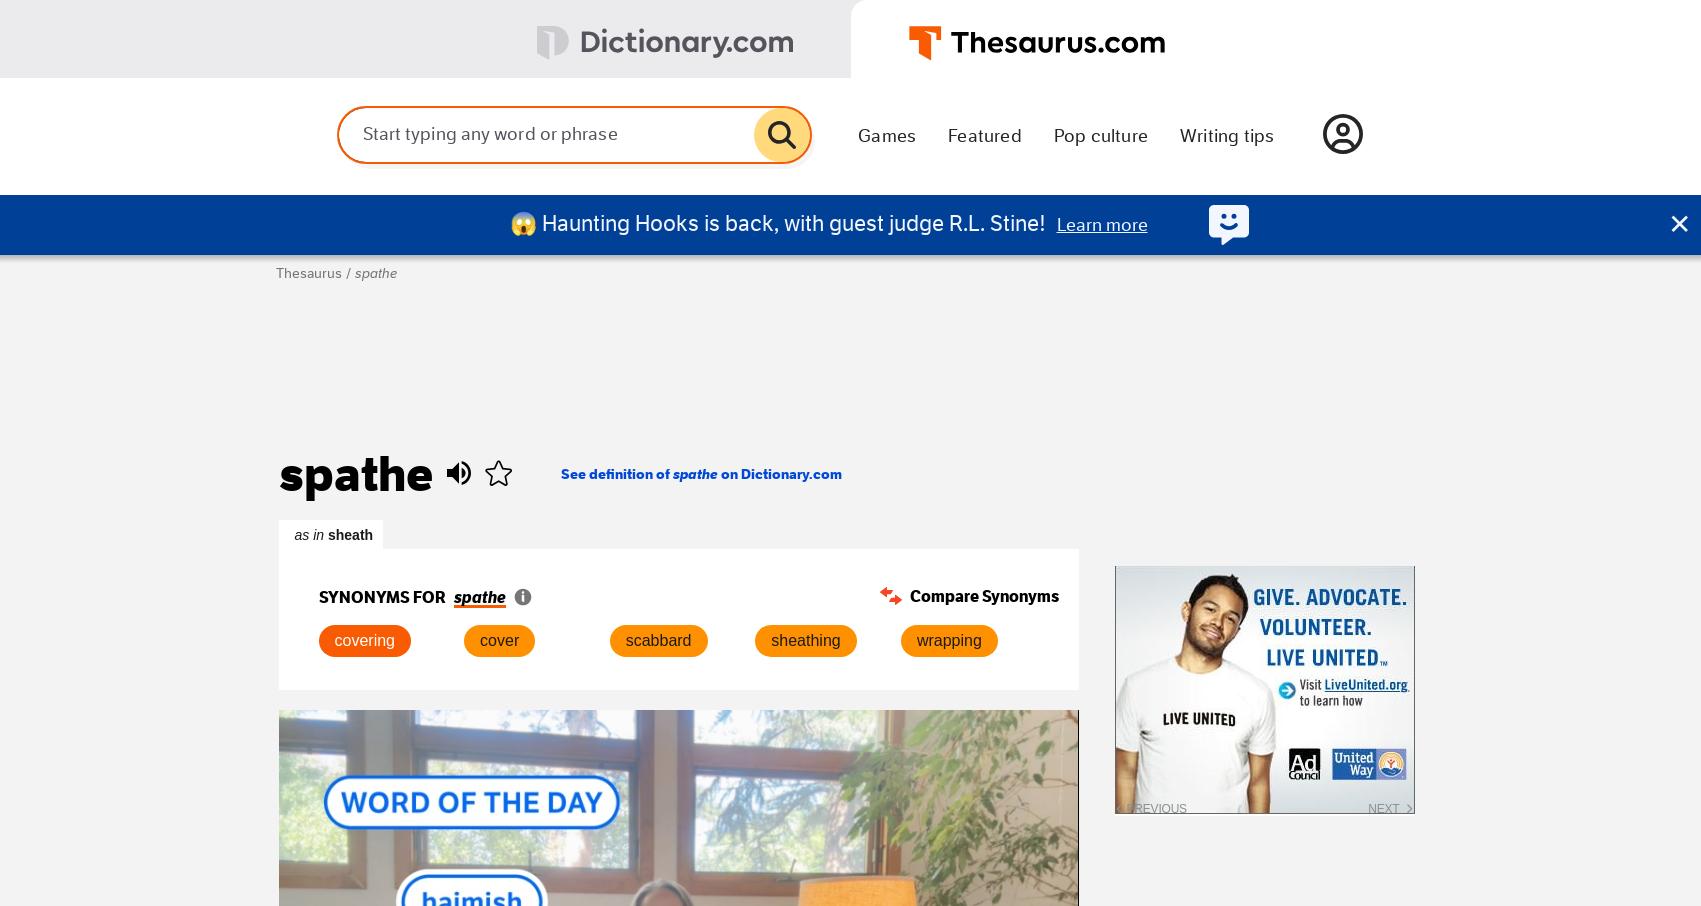 This screenshot has height=906, width=1701. What do you see at coordinates (499, 638) in the screenshot?
I see `'cover'` at bounding box center [499, 638].